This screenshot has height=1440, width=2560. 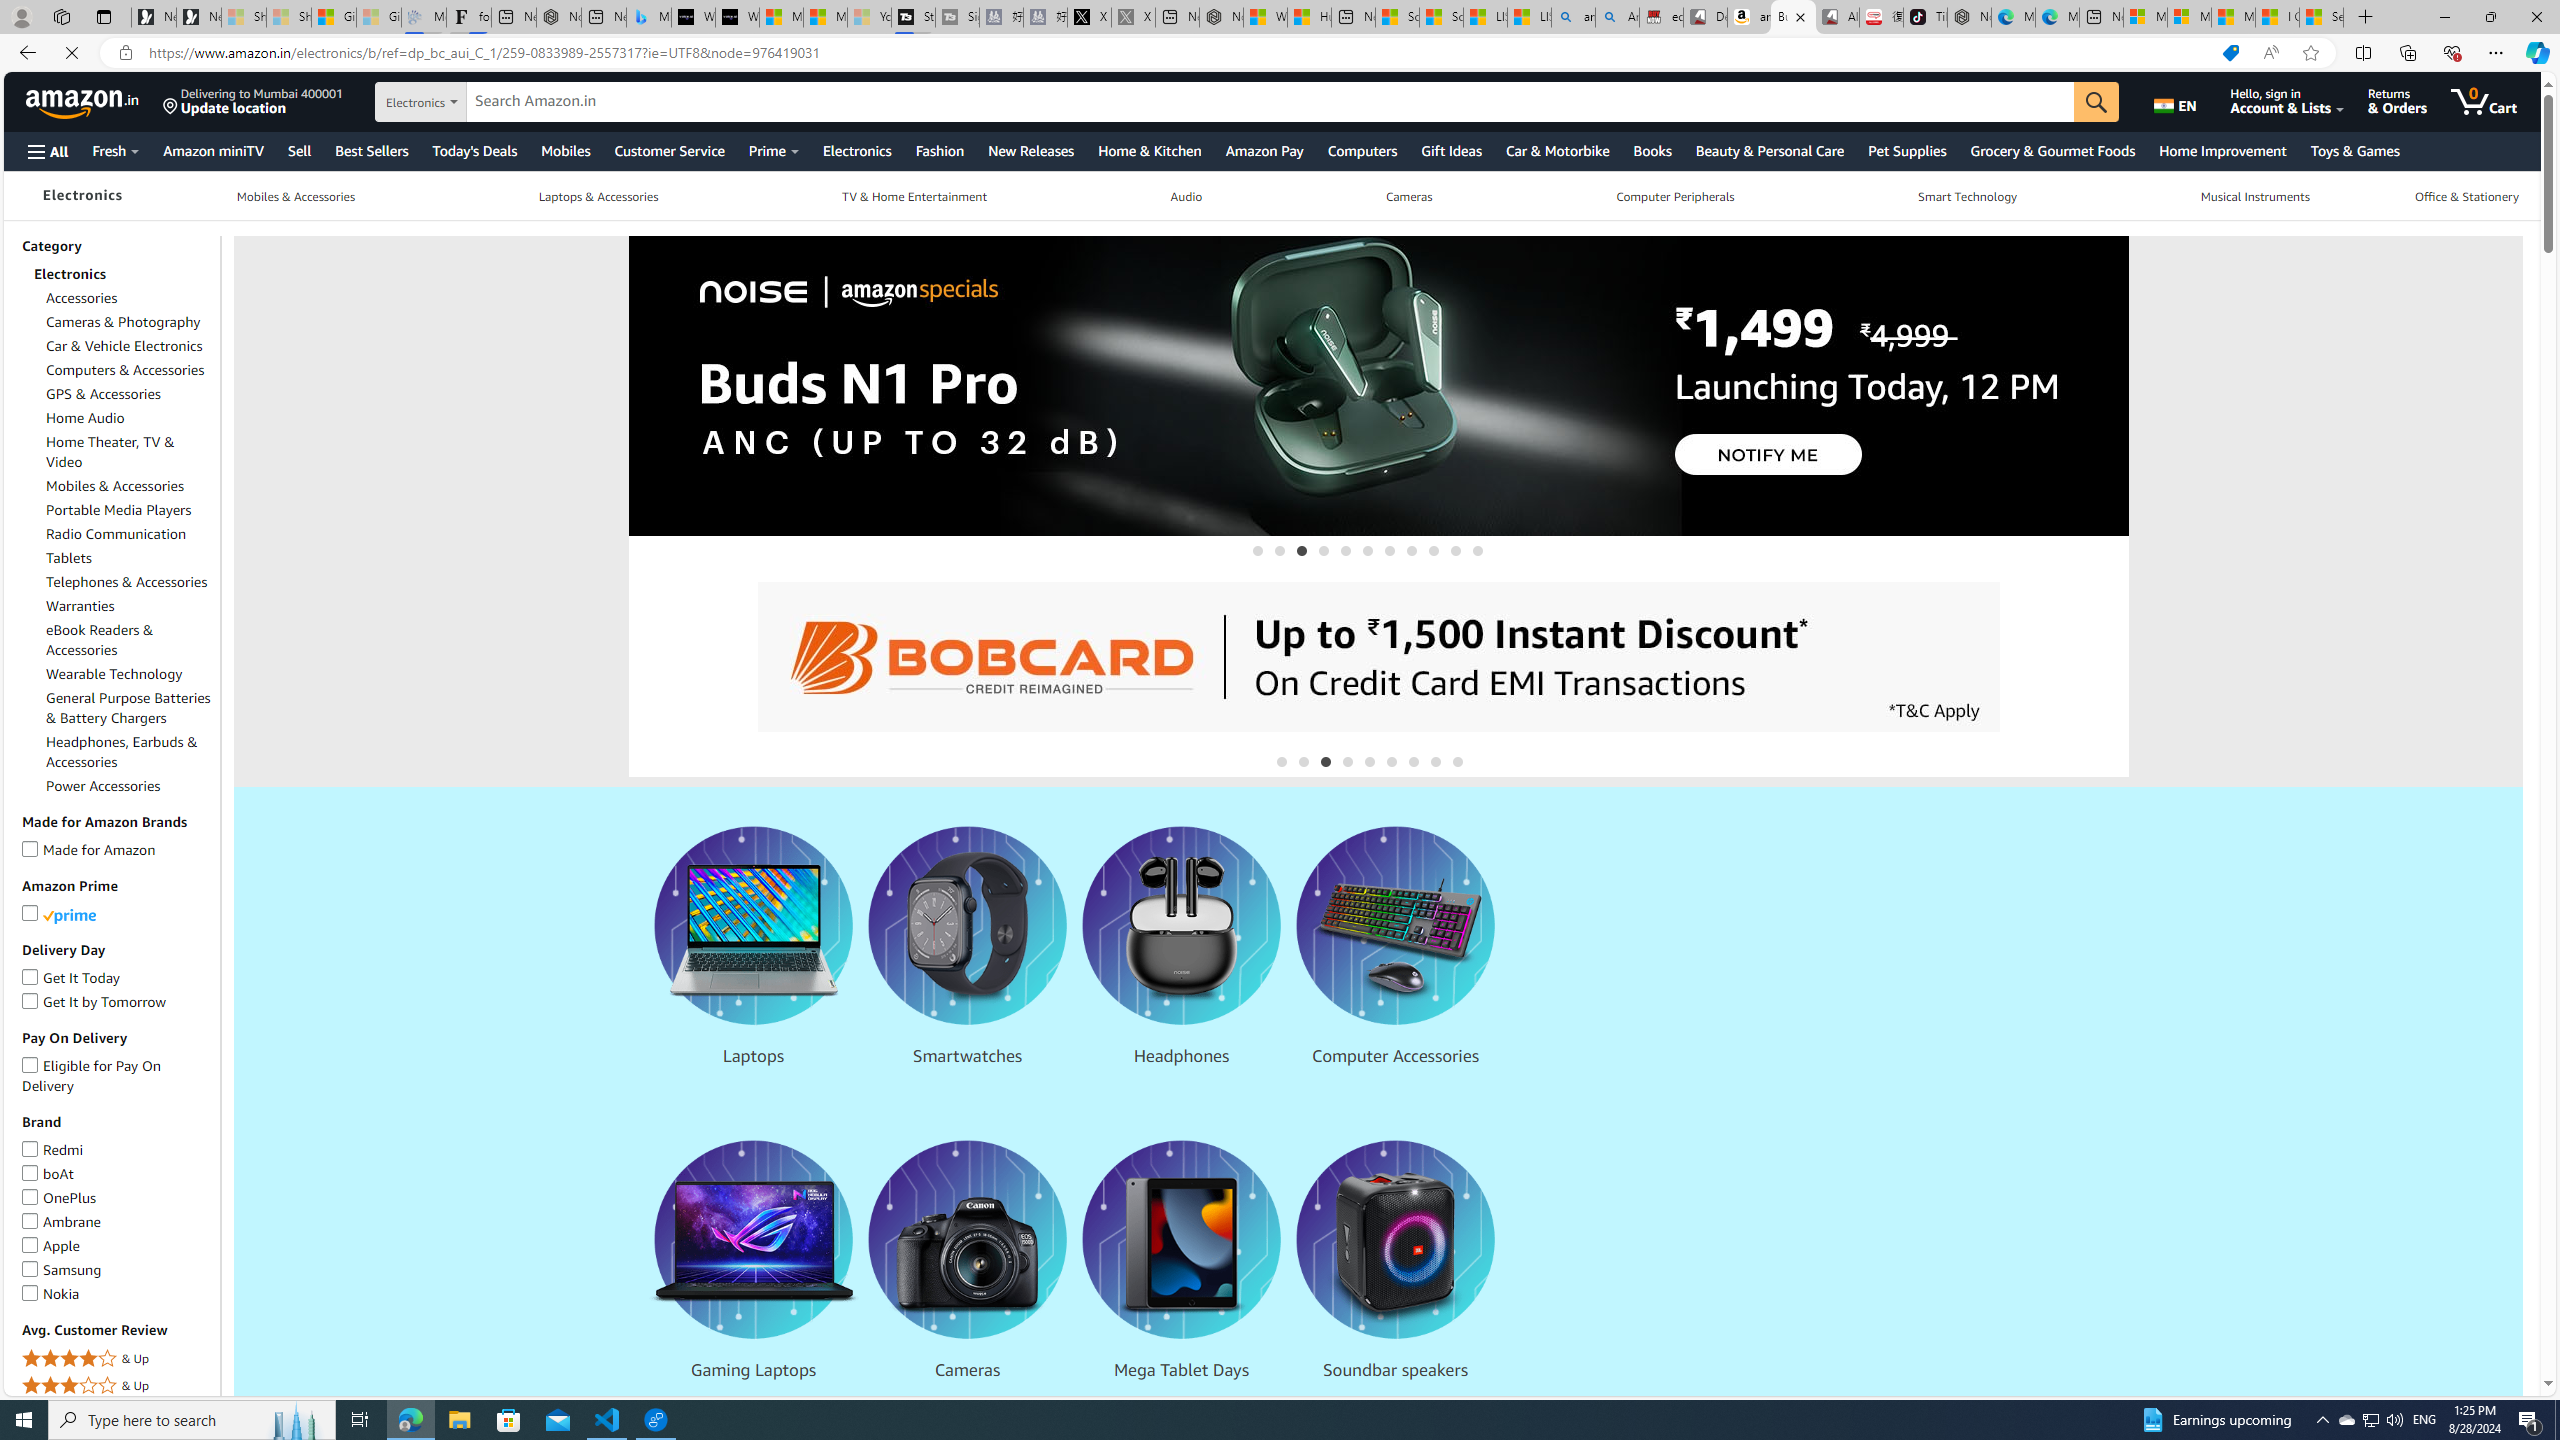 I want to click on 'What', so click(x=737, y=16).